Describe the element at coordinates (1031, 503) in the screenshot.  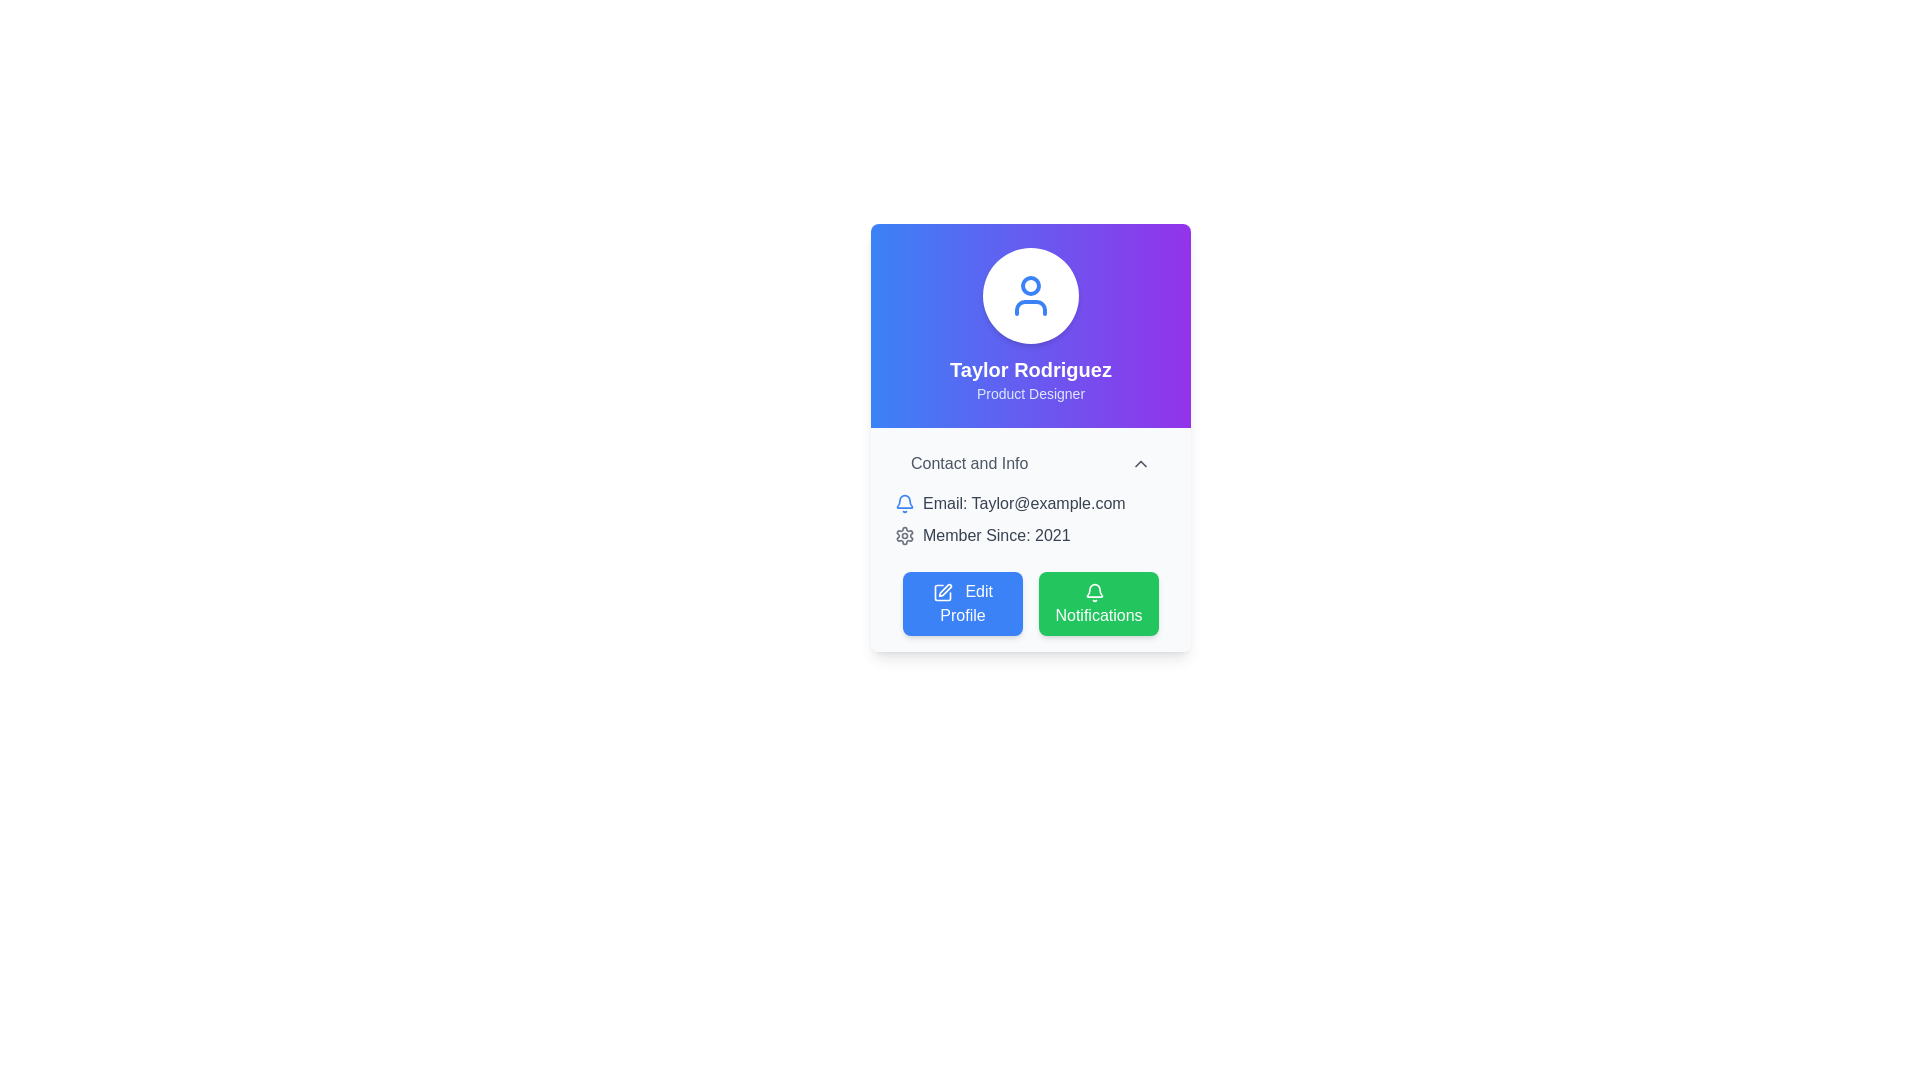
I see `the email address displayed just below the 'Contact and Info' heading to copy it` at that location.